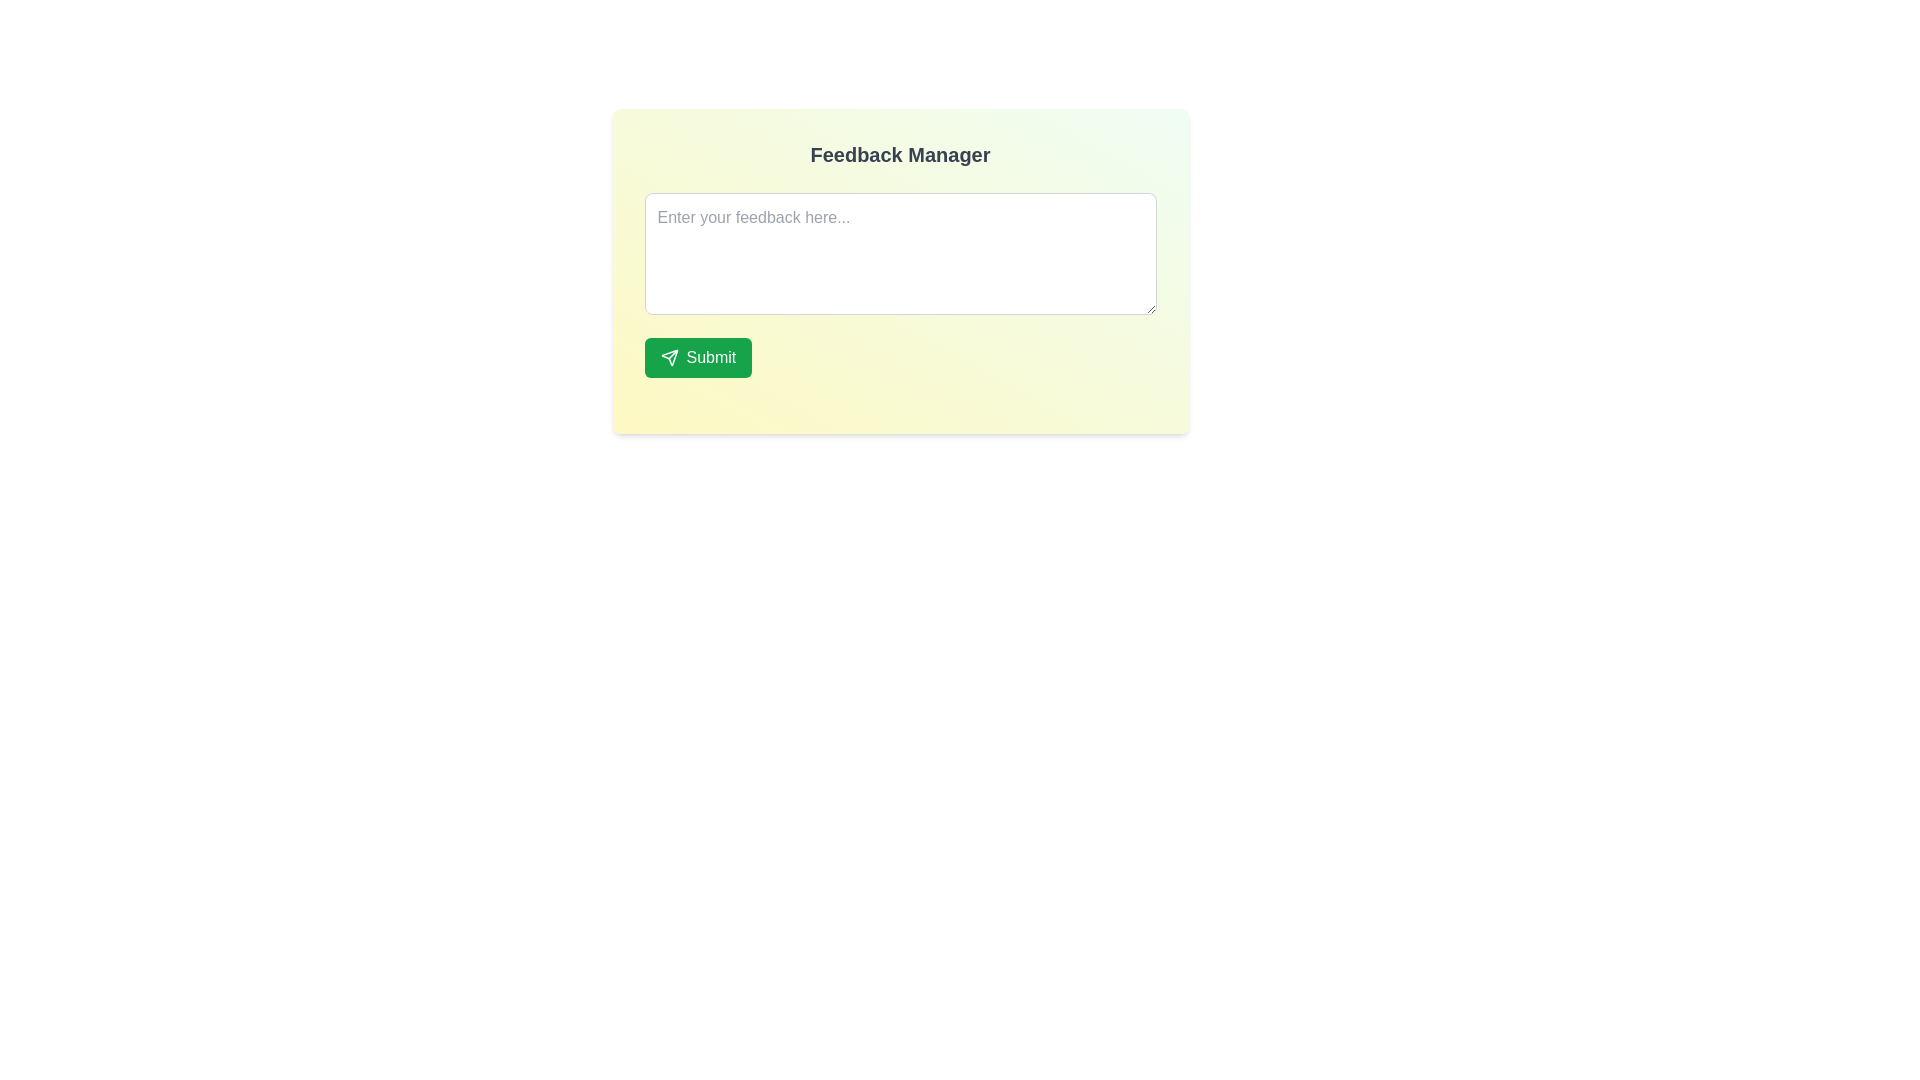  Describe the element at coordinates (669, 357) in the screenshot. I see `the icon that visually indicates the submission action within the green 'Submit' button, which is located beneath the user input text box` at that location.